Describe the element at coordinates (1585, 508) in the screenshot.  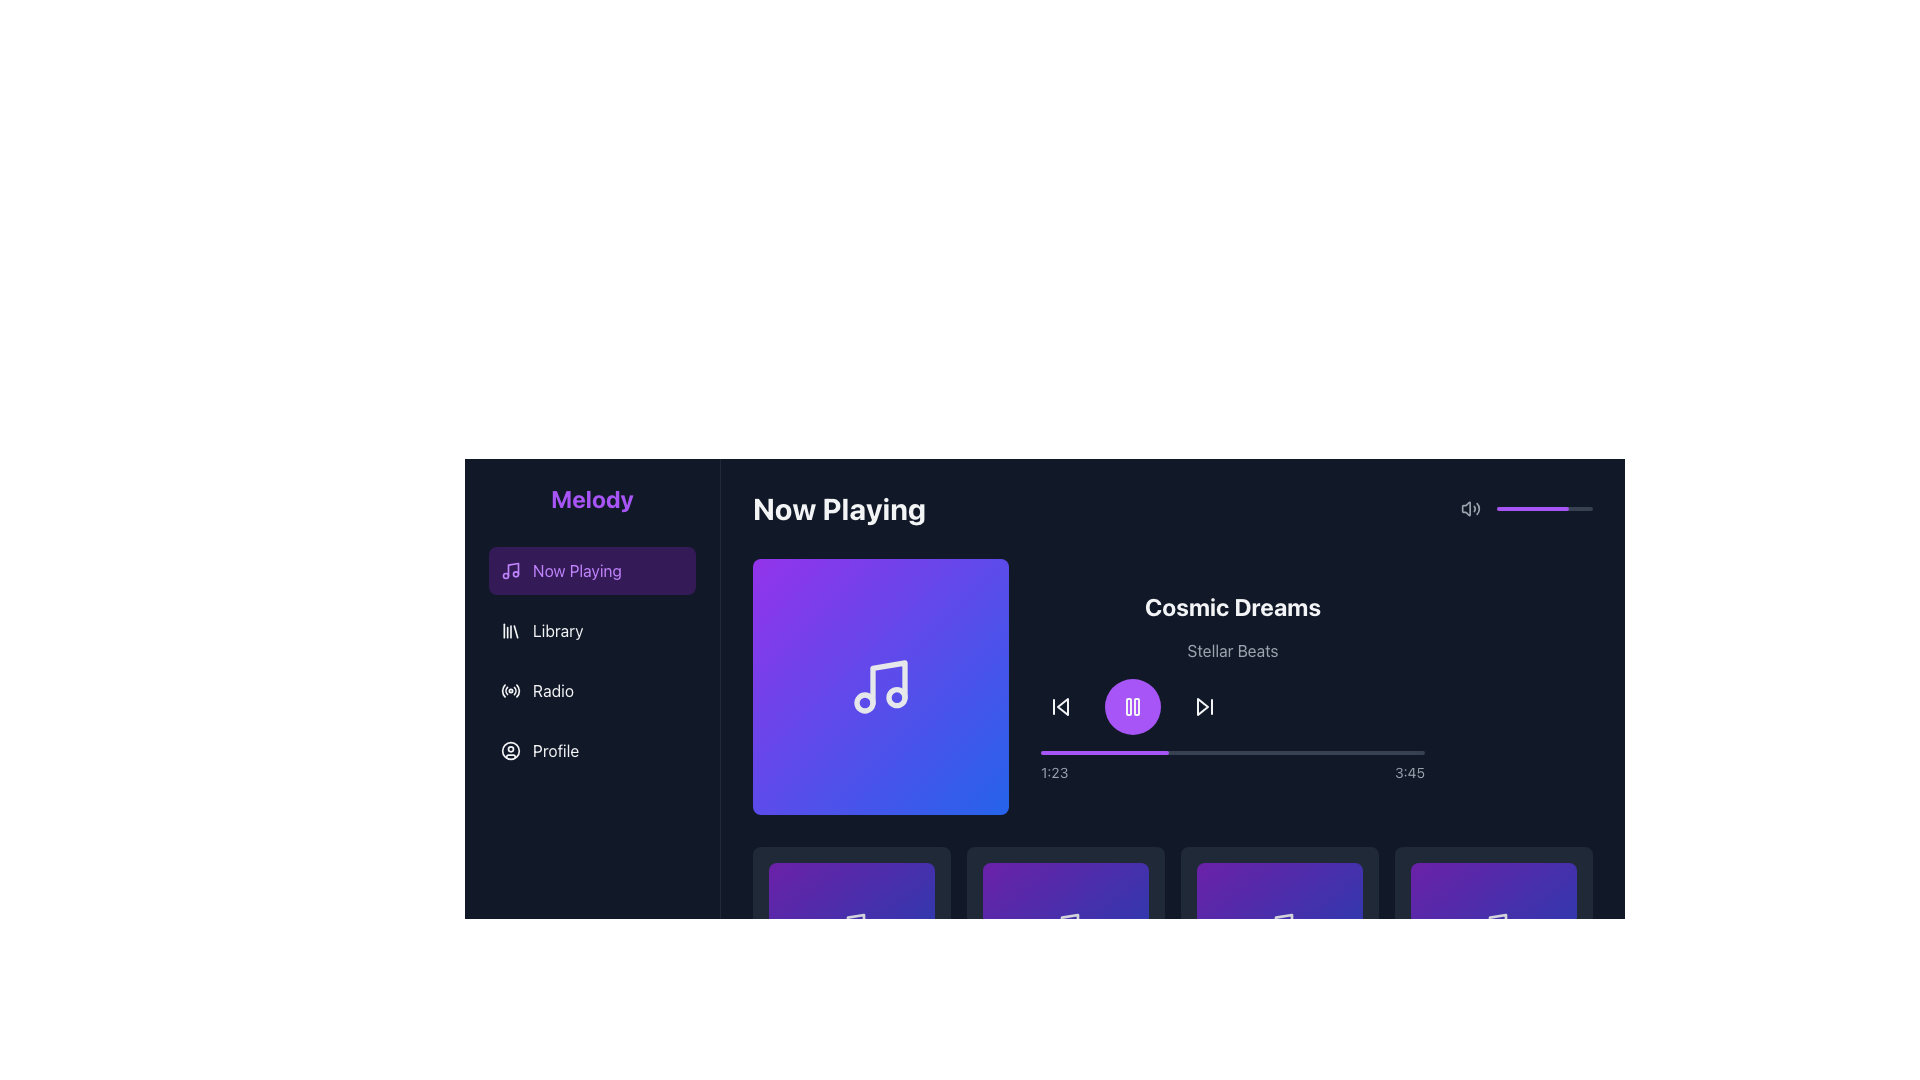
I see `the slider` at that location.